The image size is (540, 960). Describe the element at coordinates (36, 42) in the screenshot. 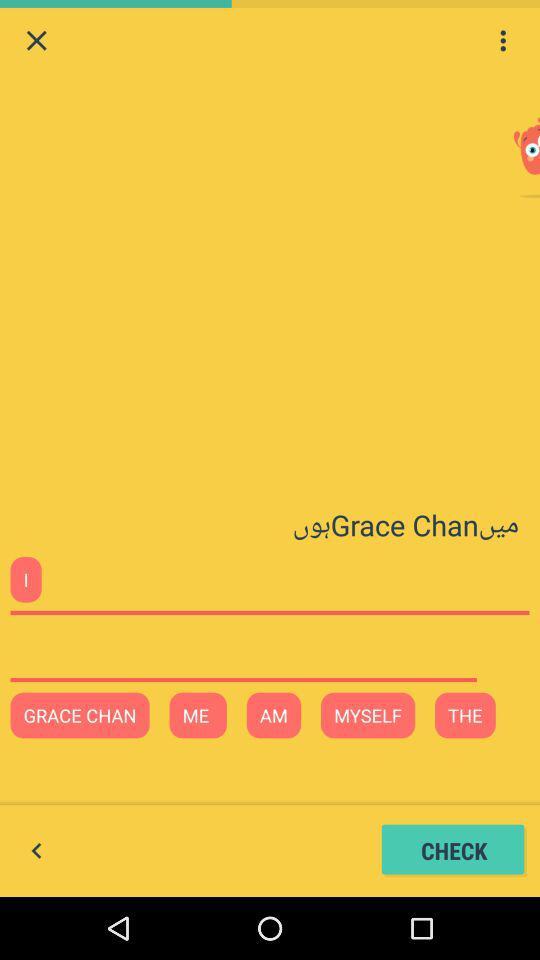

I see `the close icon` at that location.